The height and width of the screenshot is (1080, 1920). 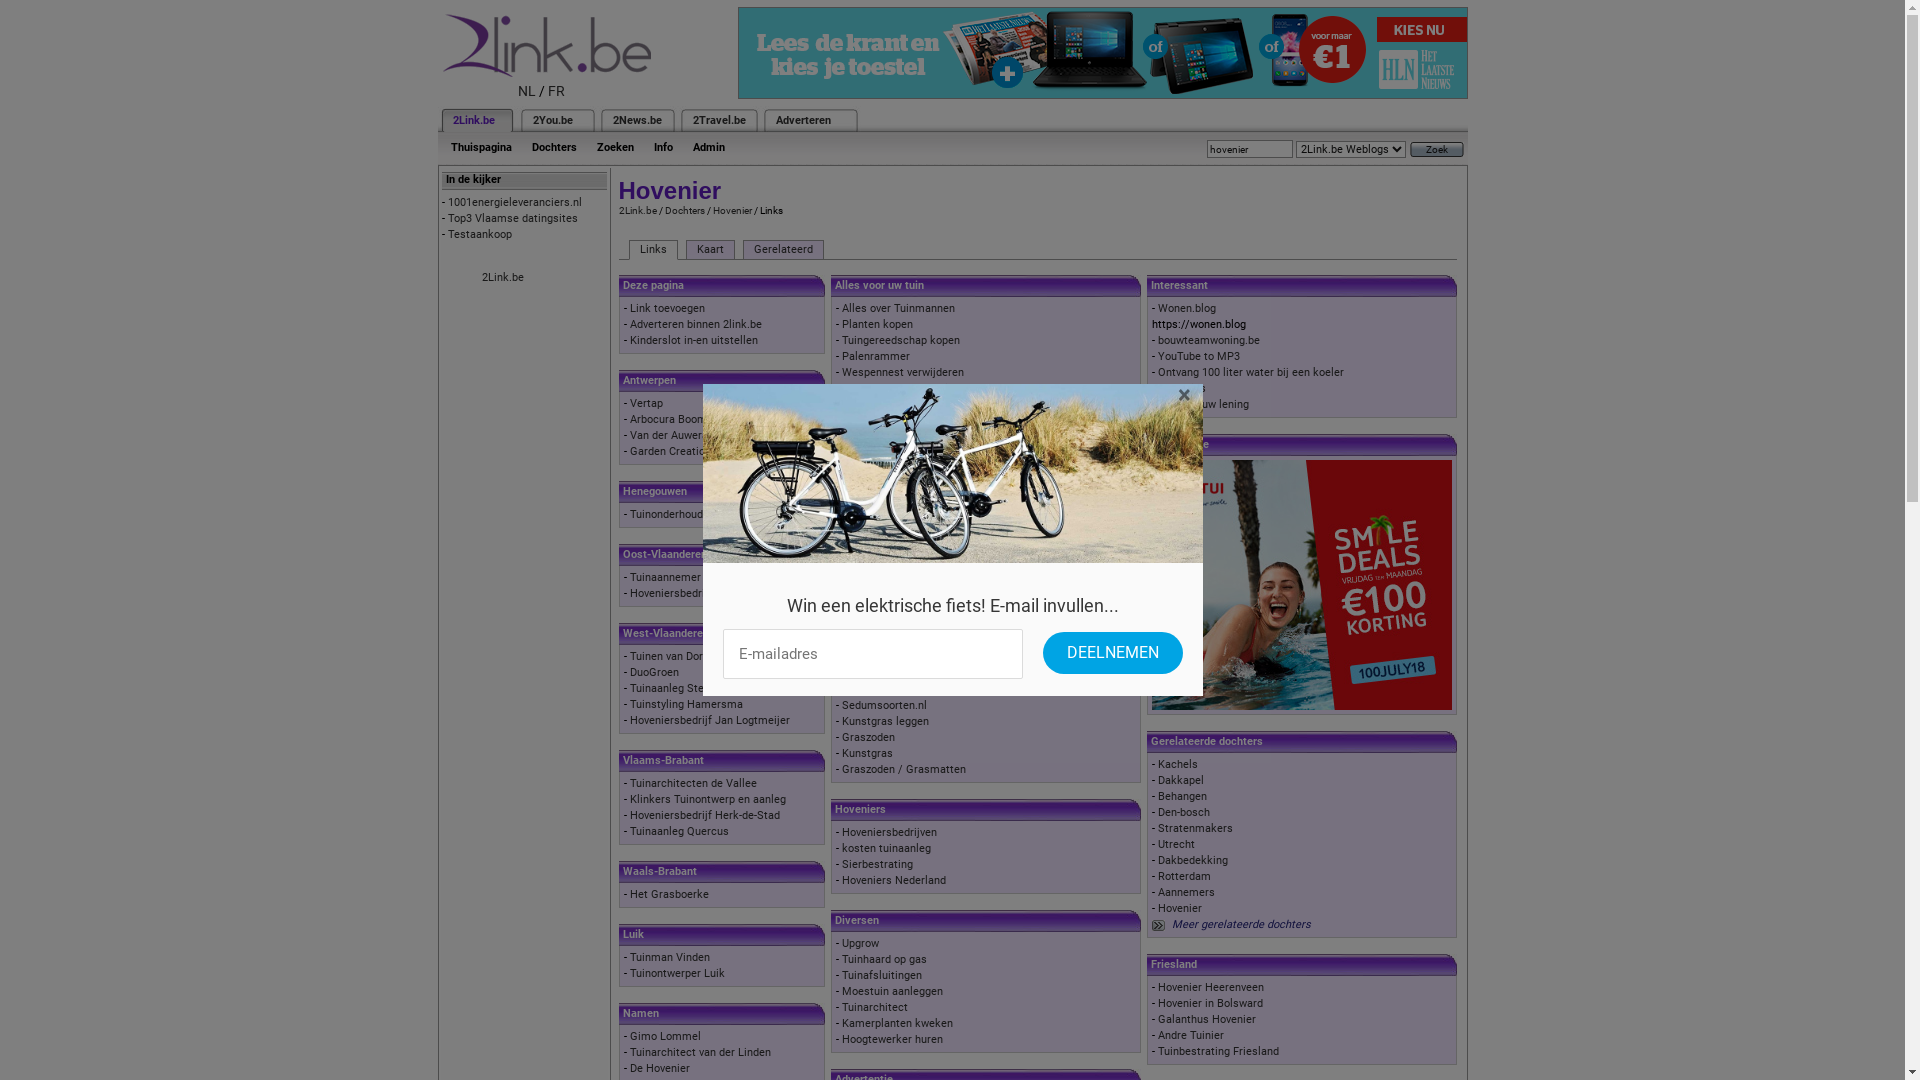 What do you see at coordinates (883, 958) in the screenshot?
I see `'Tuinhaard op gas'` at bounding box center [883, 958].